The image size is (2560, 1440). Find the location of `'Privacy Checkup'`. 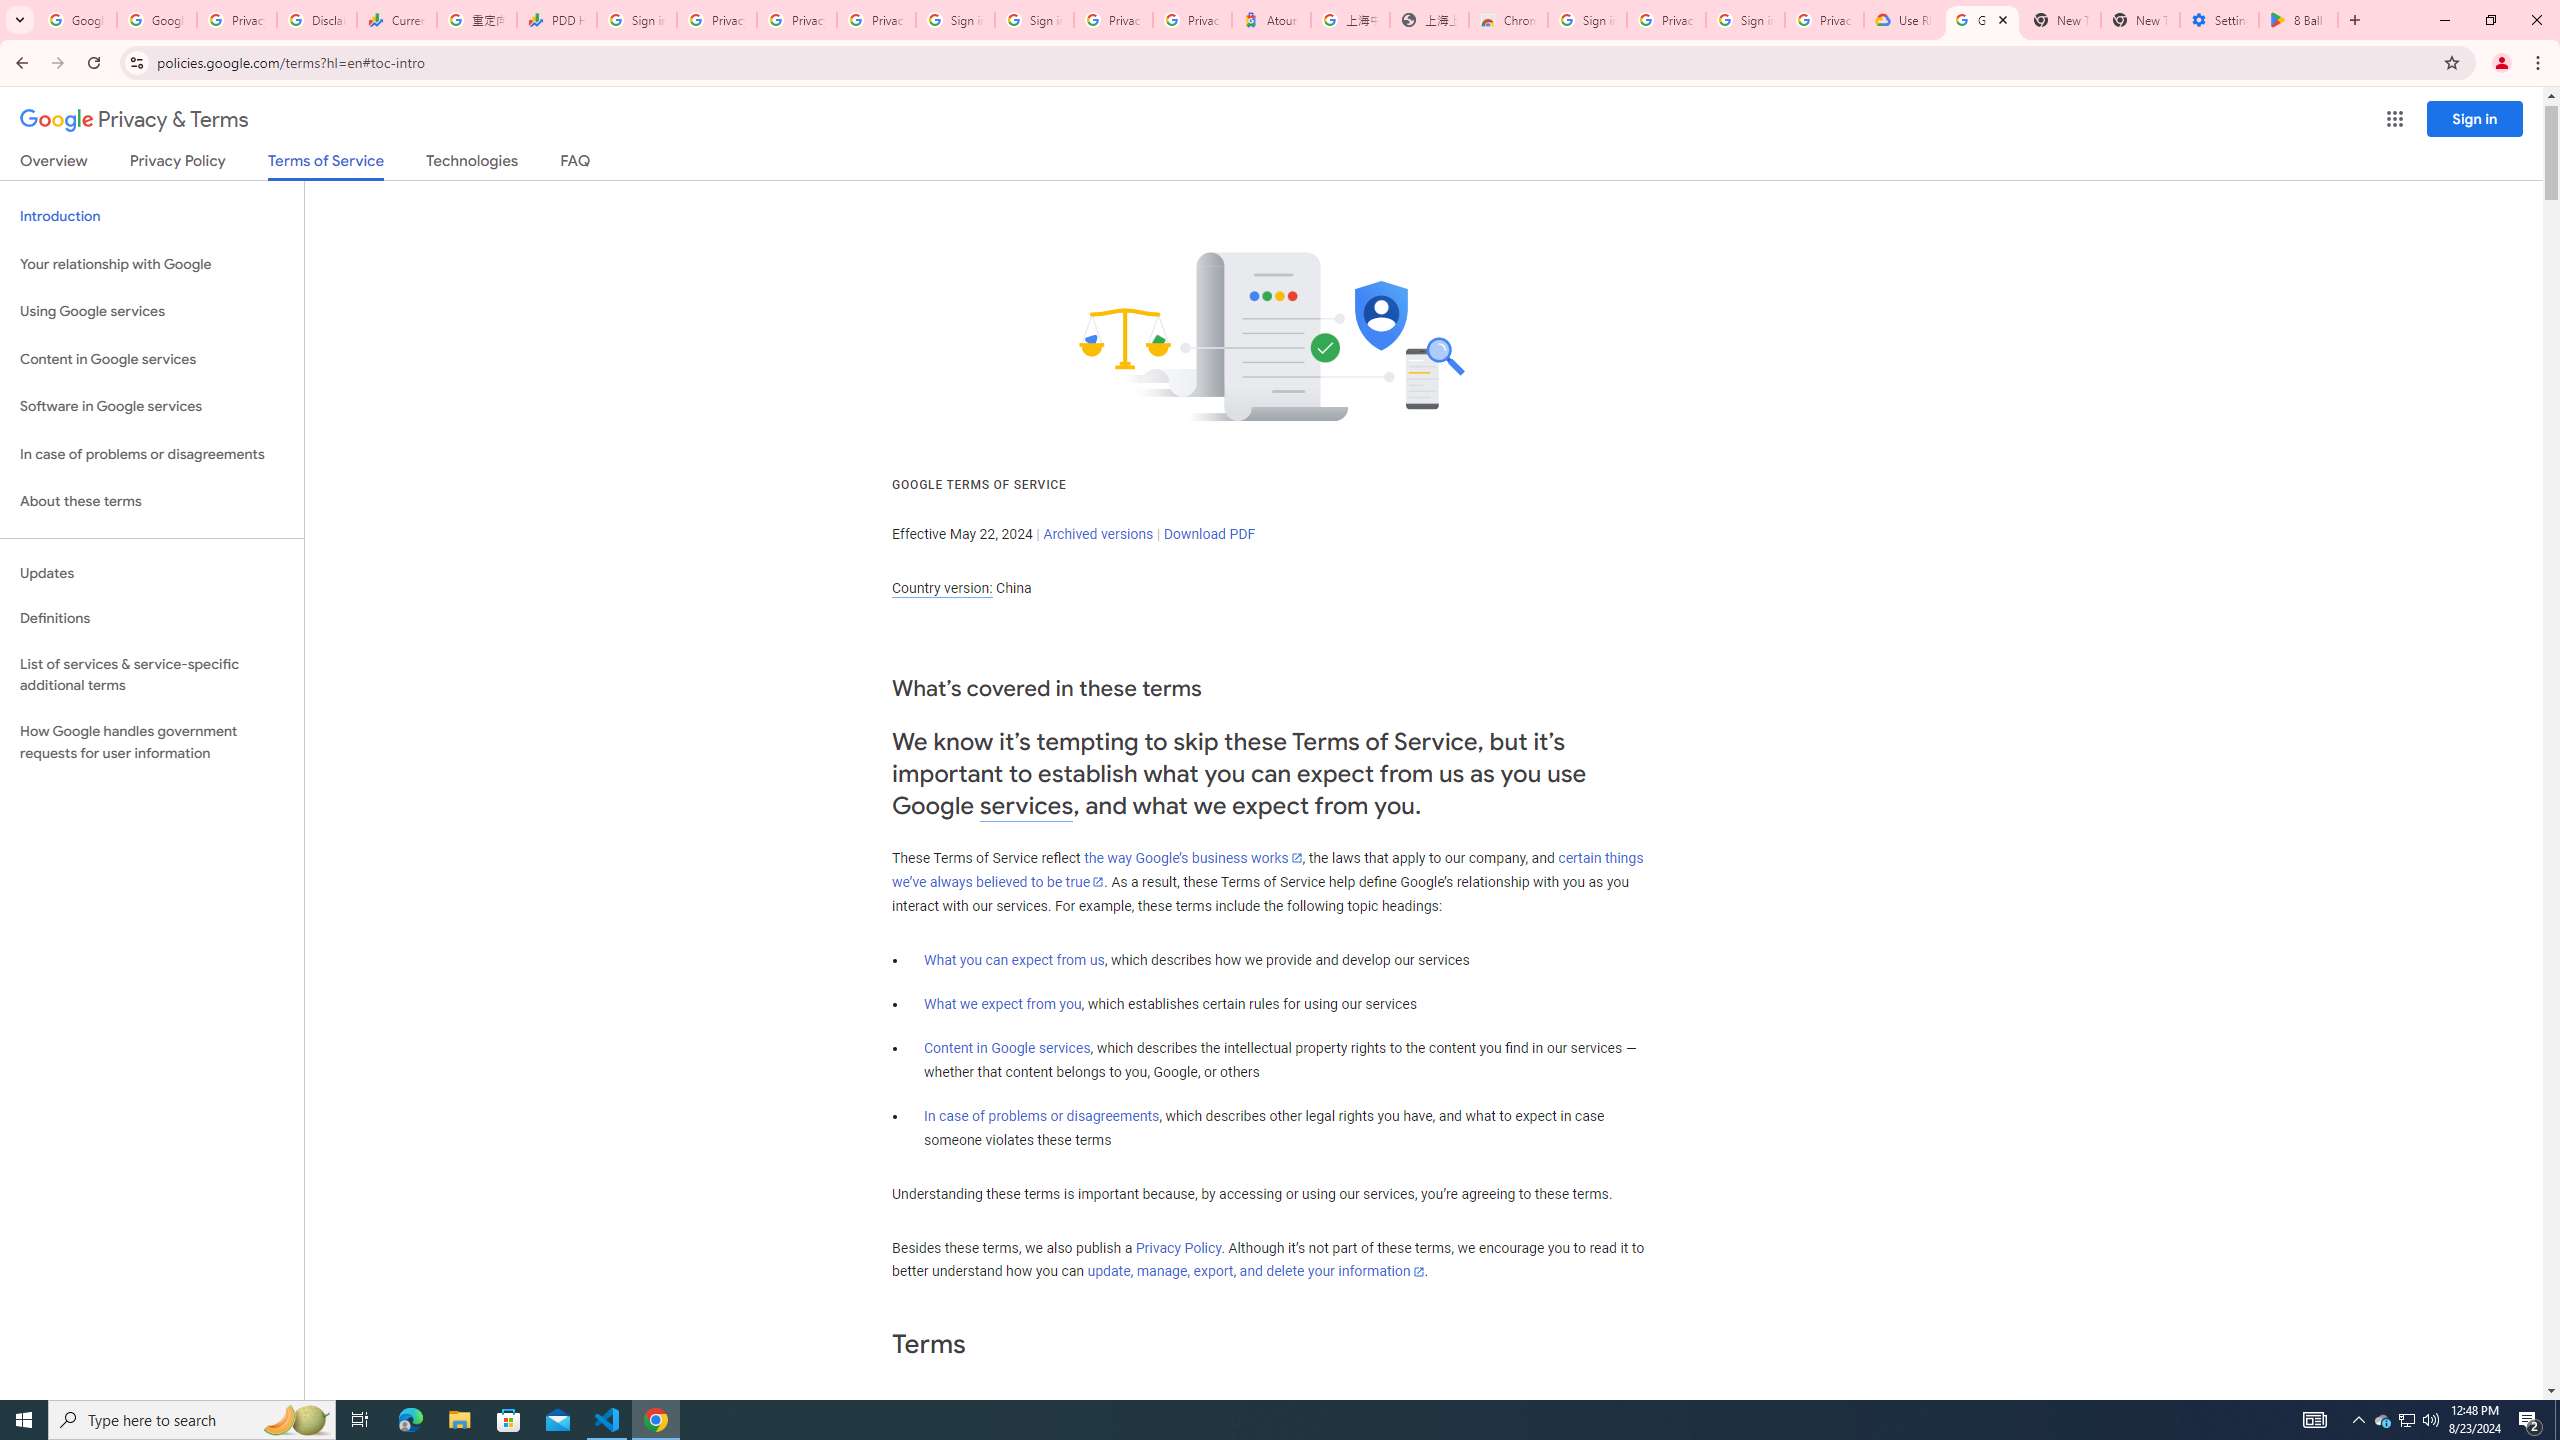

'Privacy Checkup' is located at coordinates (875, 19).